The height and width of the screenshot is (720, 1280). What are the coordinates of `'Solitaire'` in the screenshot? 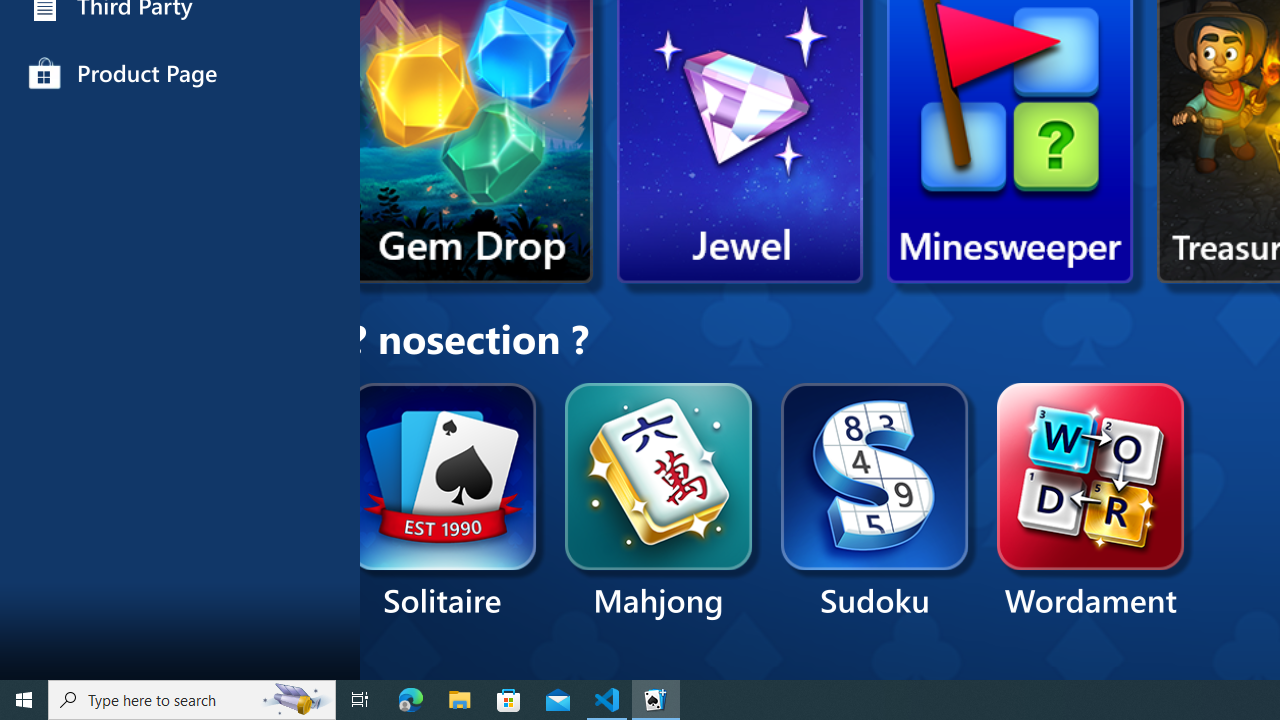 It's located at (441, 501).